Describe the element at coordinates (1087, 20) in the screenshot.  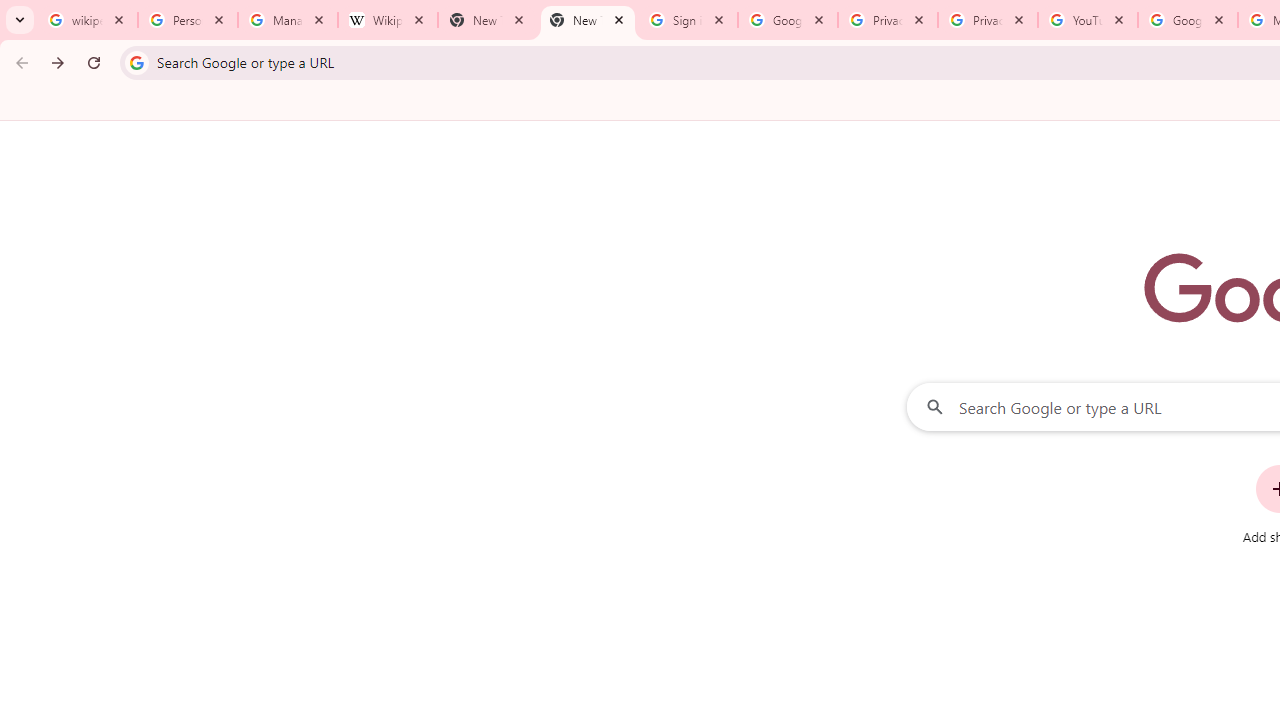
I see `'YouTube'` at that location.